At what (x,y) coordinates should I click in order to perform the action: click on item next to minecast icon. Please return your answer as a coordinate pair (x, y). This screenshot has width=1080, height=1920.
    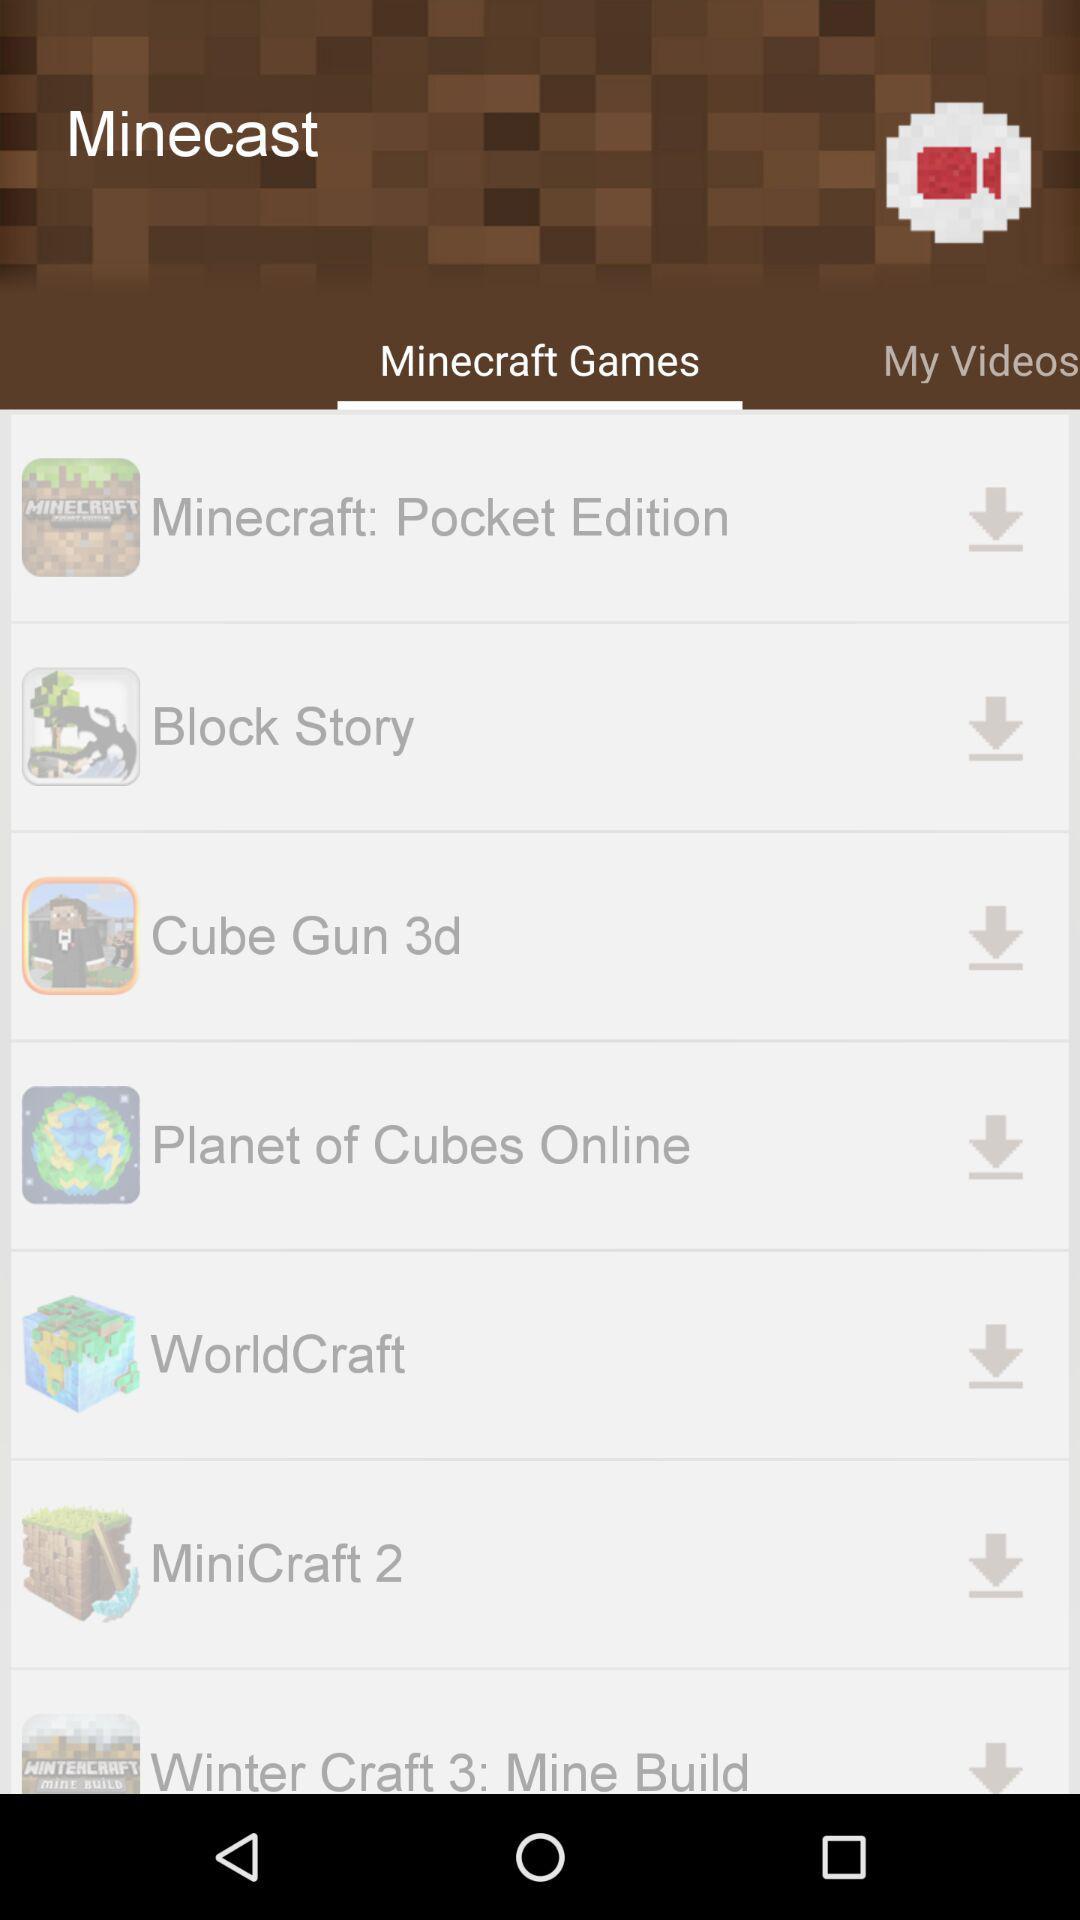
    Looking at the image, I should click on (957, 172).